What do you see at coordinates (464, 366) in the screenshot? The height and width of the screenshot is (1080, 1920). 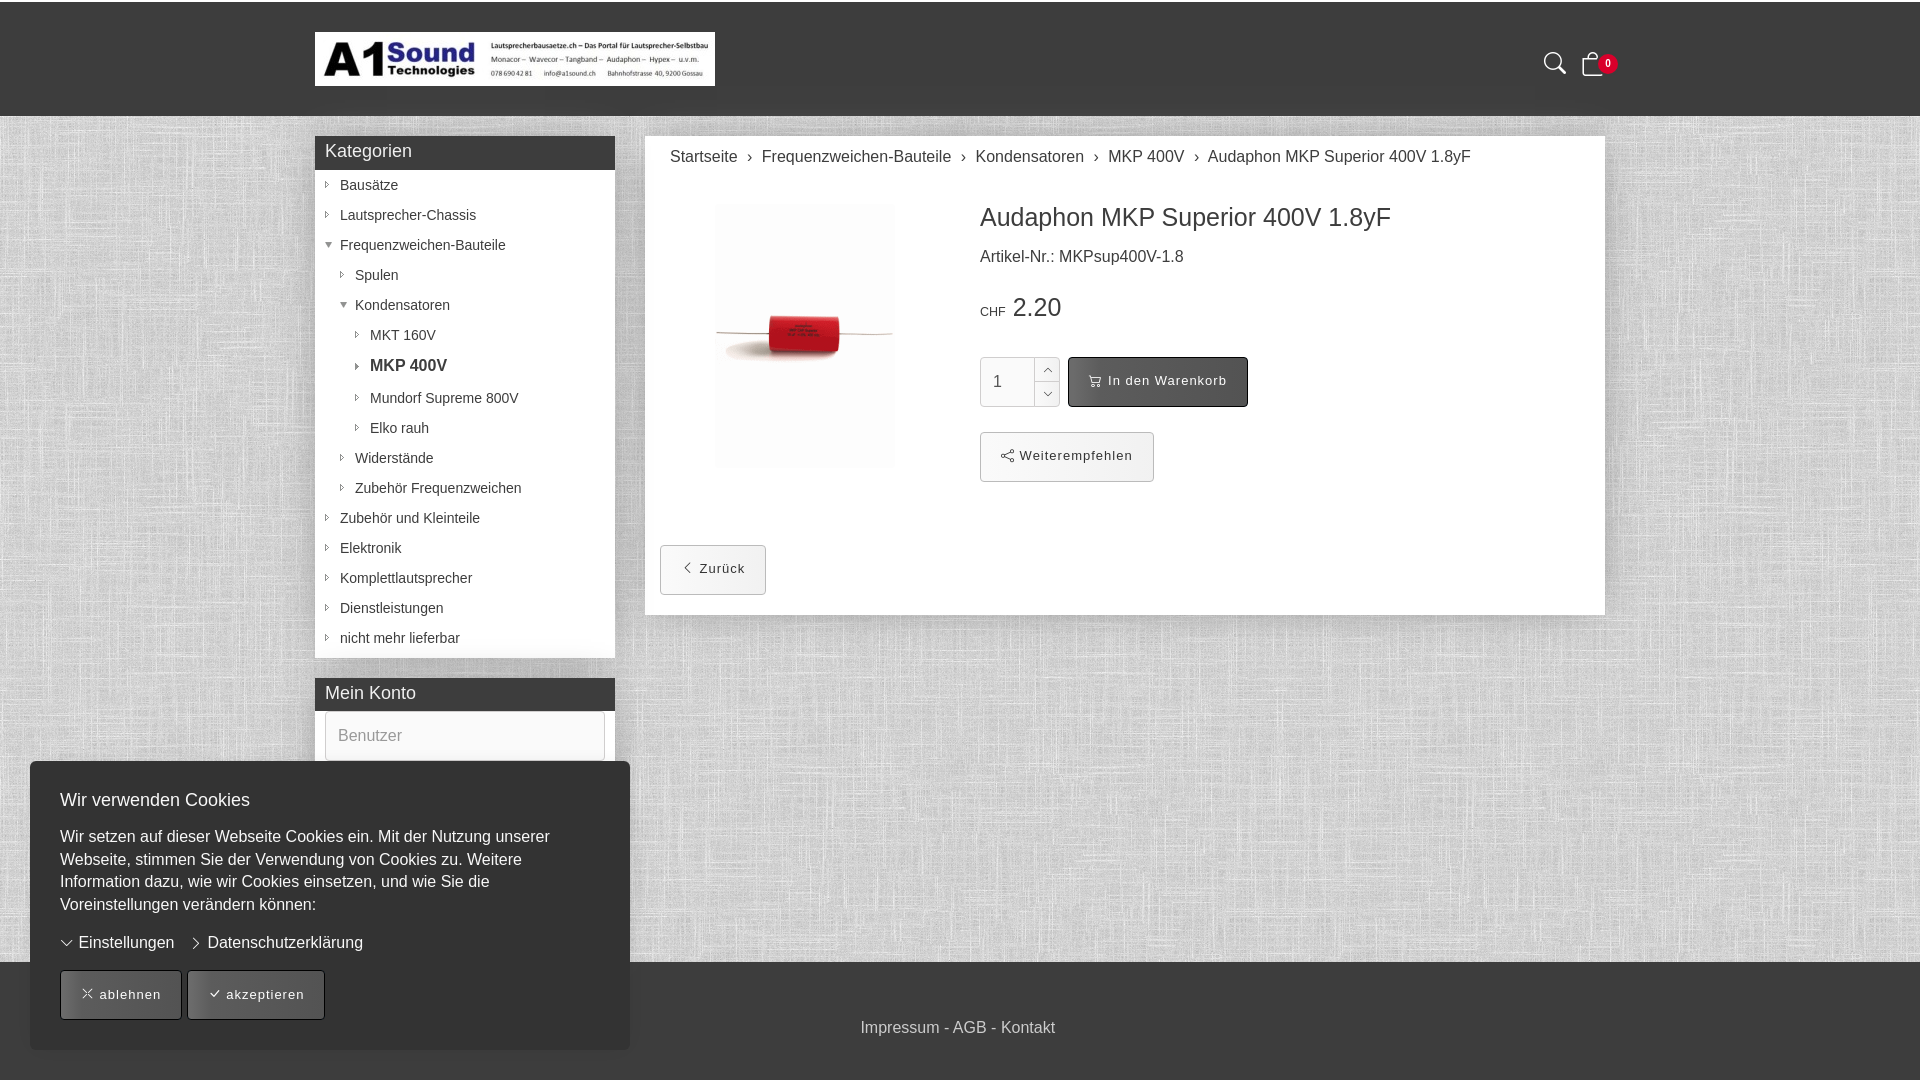 I see `'MKP 400V'` at bounding box center [464, 366].